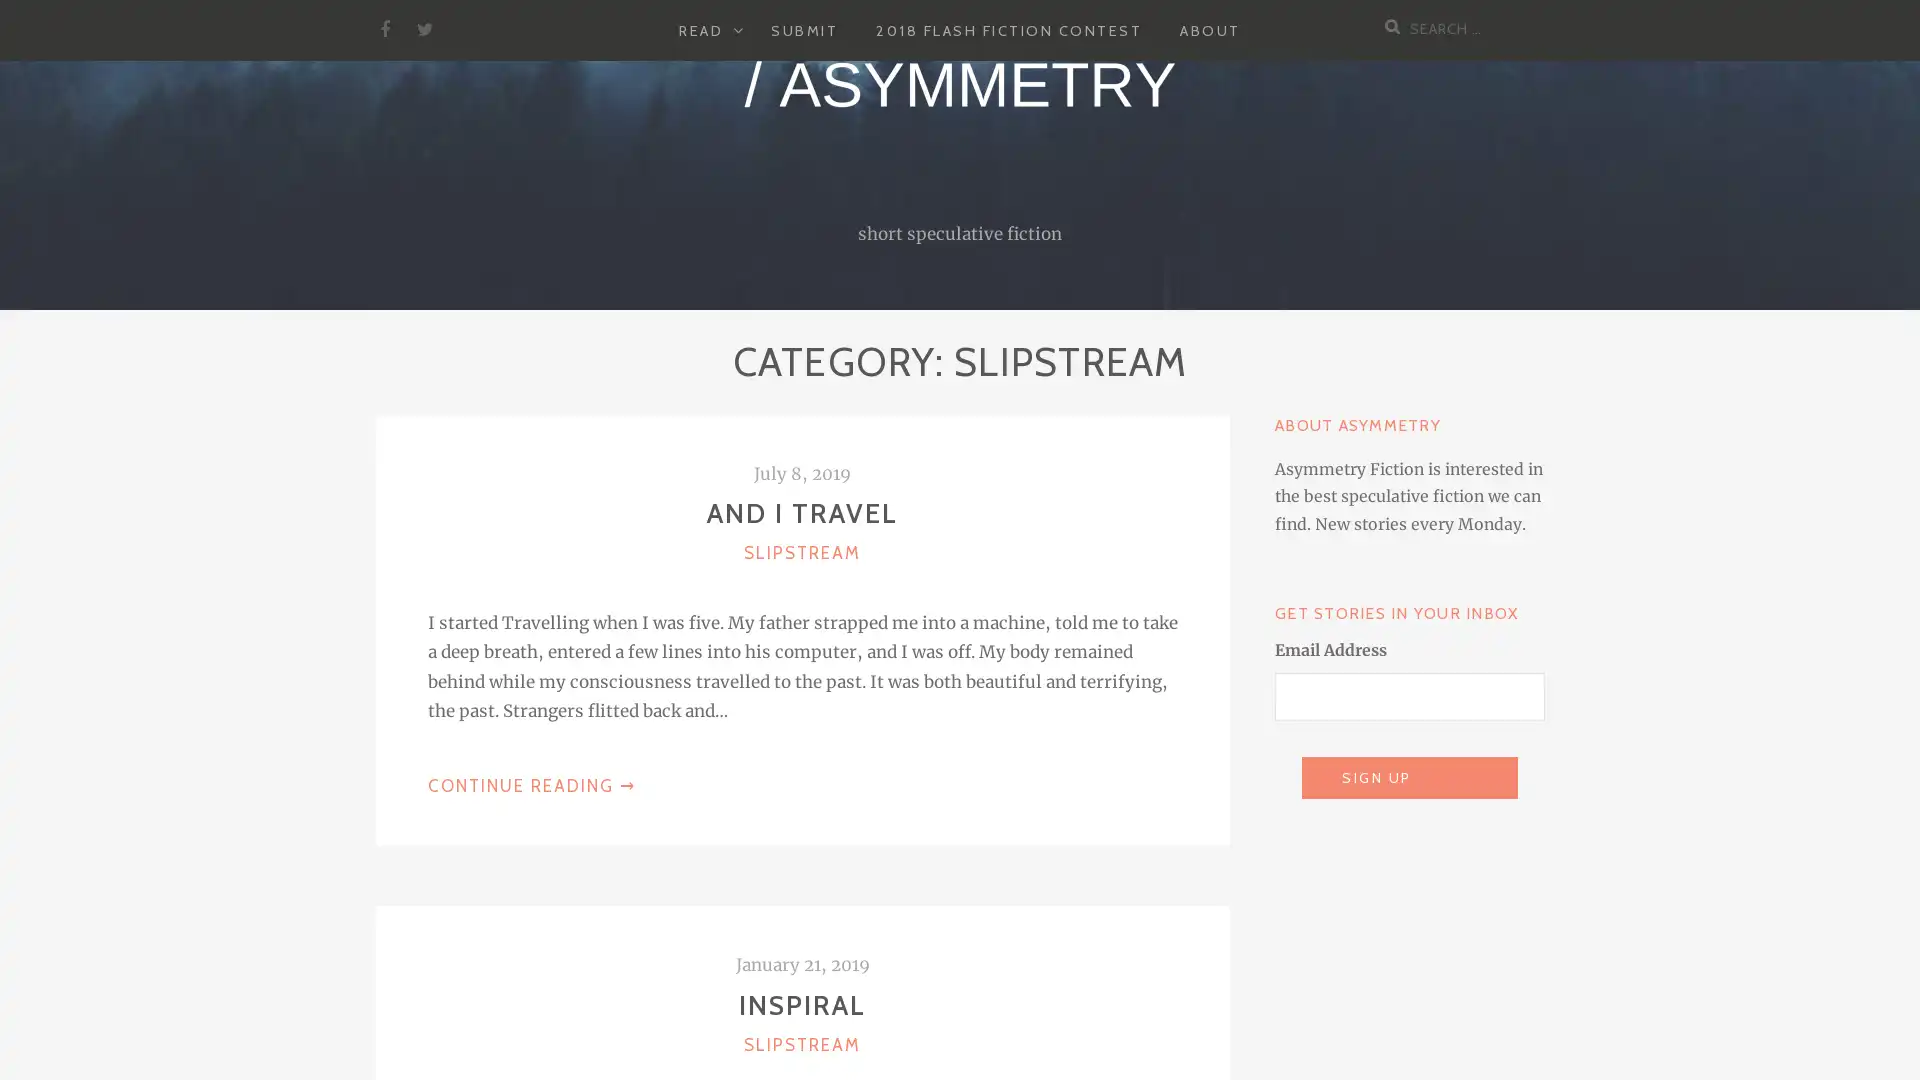 This screenshot has height=1080, width=1920. I want to click on EXPAND CHILD MENU, so click(736, 29).